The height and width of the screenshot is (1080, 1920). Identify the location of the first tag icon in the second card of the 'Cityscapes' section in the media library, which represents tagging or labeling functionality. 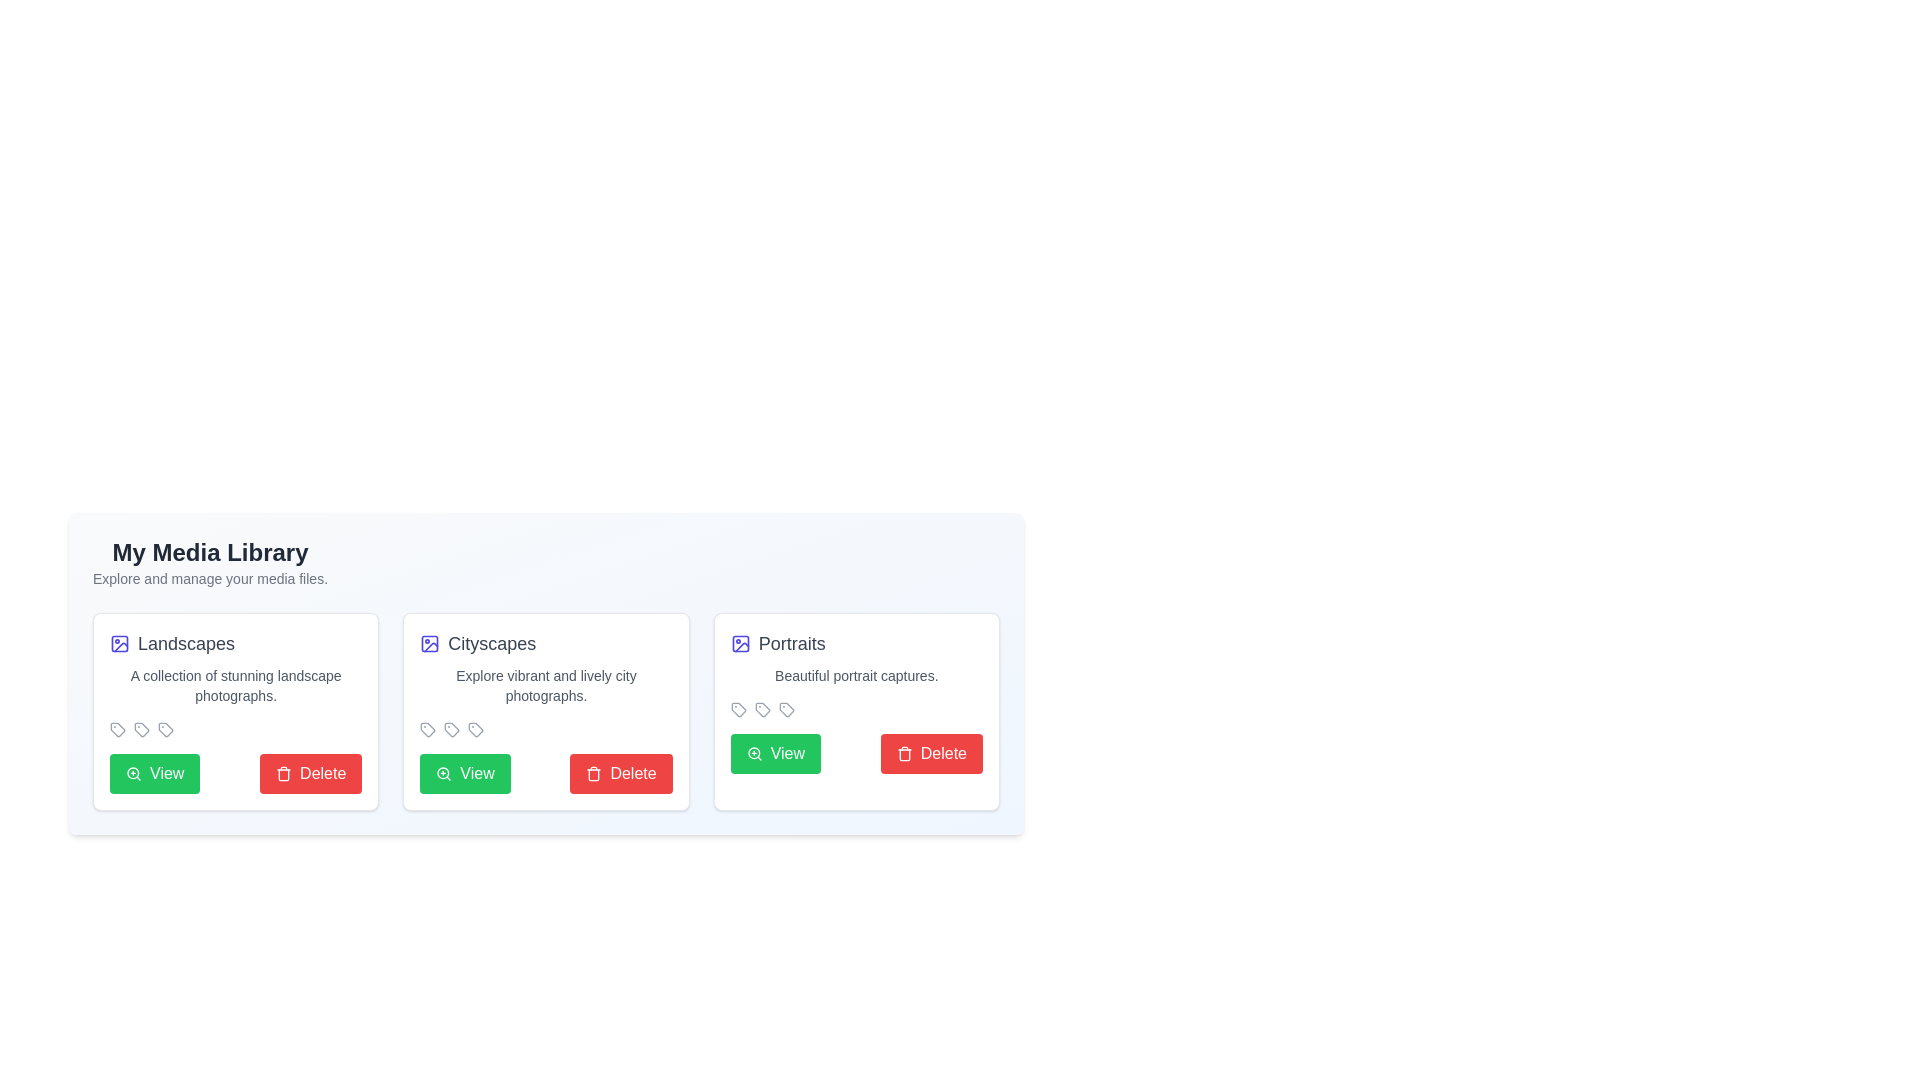
(427, 729).